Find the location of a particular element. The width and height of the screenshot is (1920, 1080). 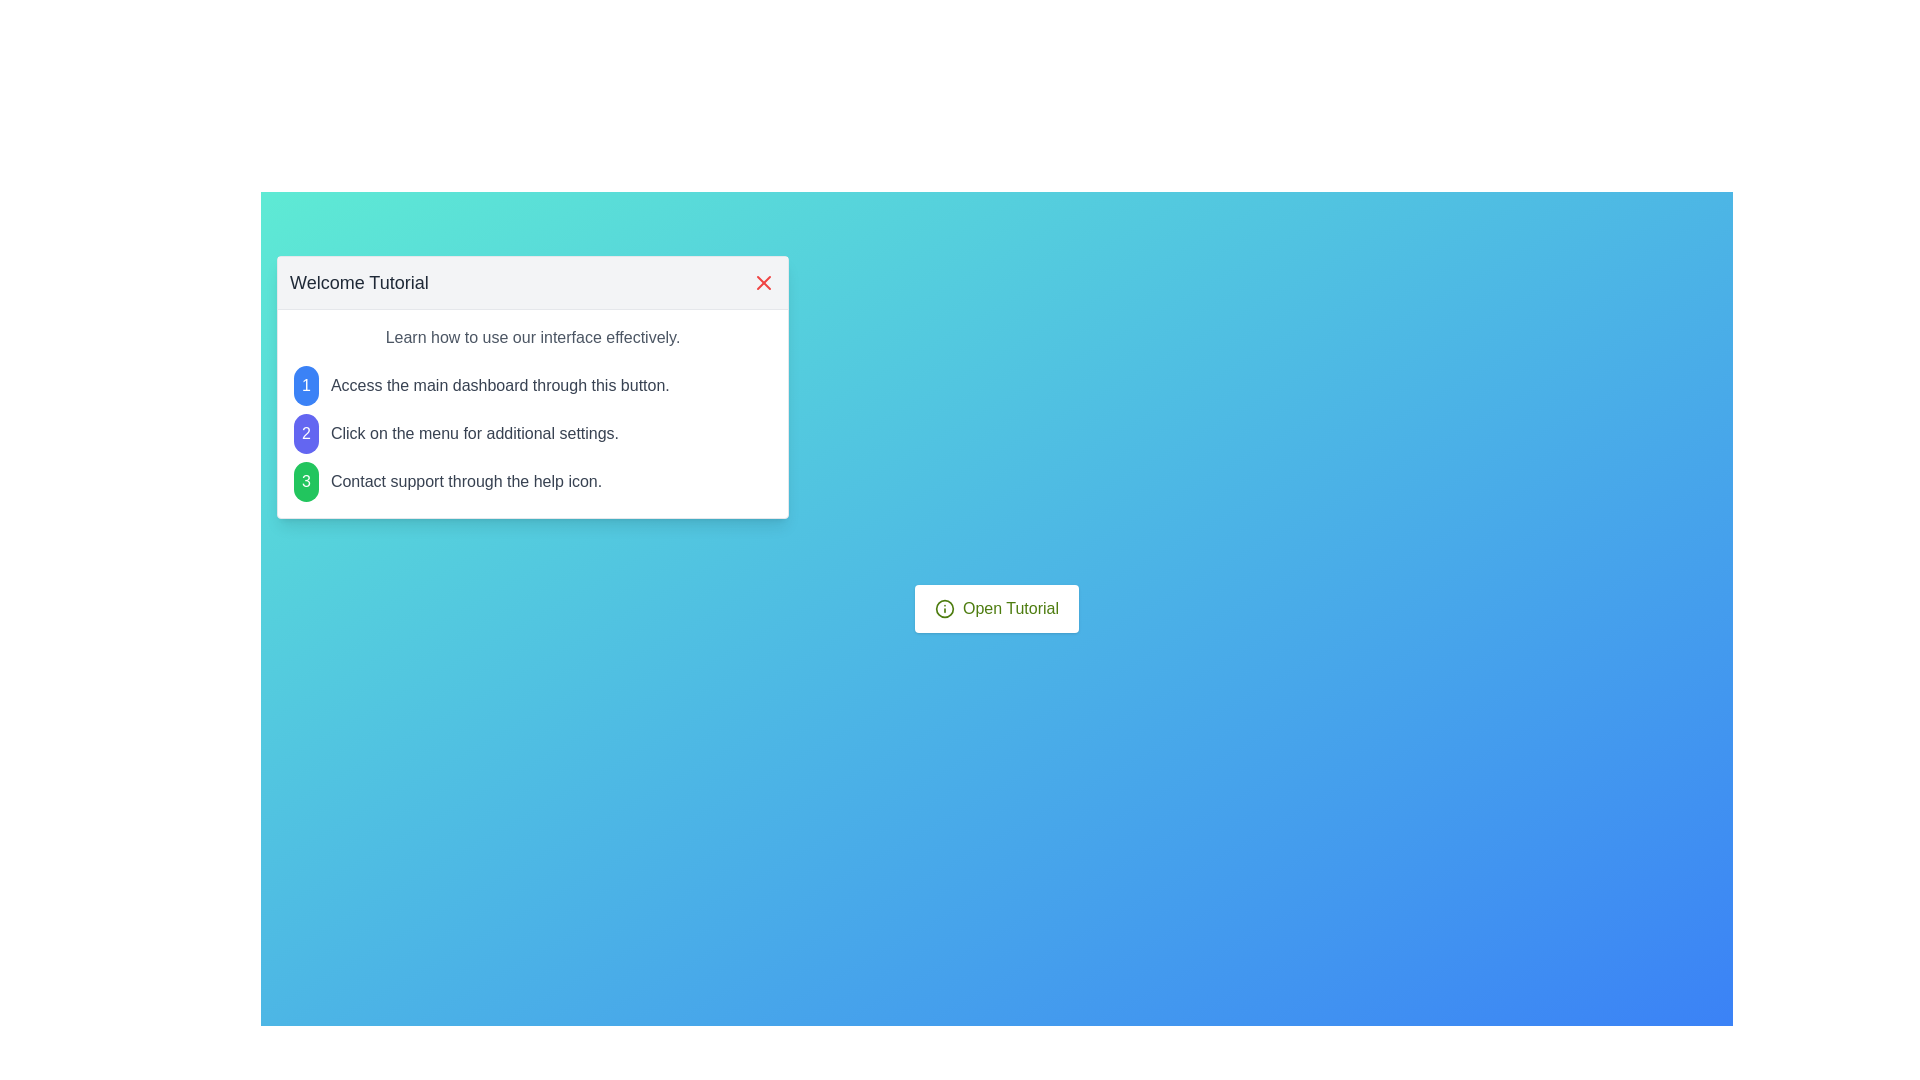

the circular icon element located within the button labeled 'Open Tutorial', positioned towards the bottom-right area of the interface is located at coordinates (944, 608).